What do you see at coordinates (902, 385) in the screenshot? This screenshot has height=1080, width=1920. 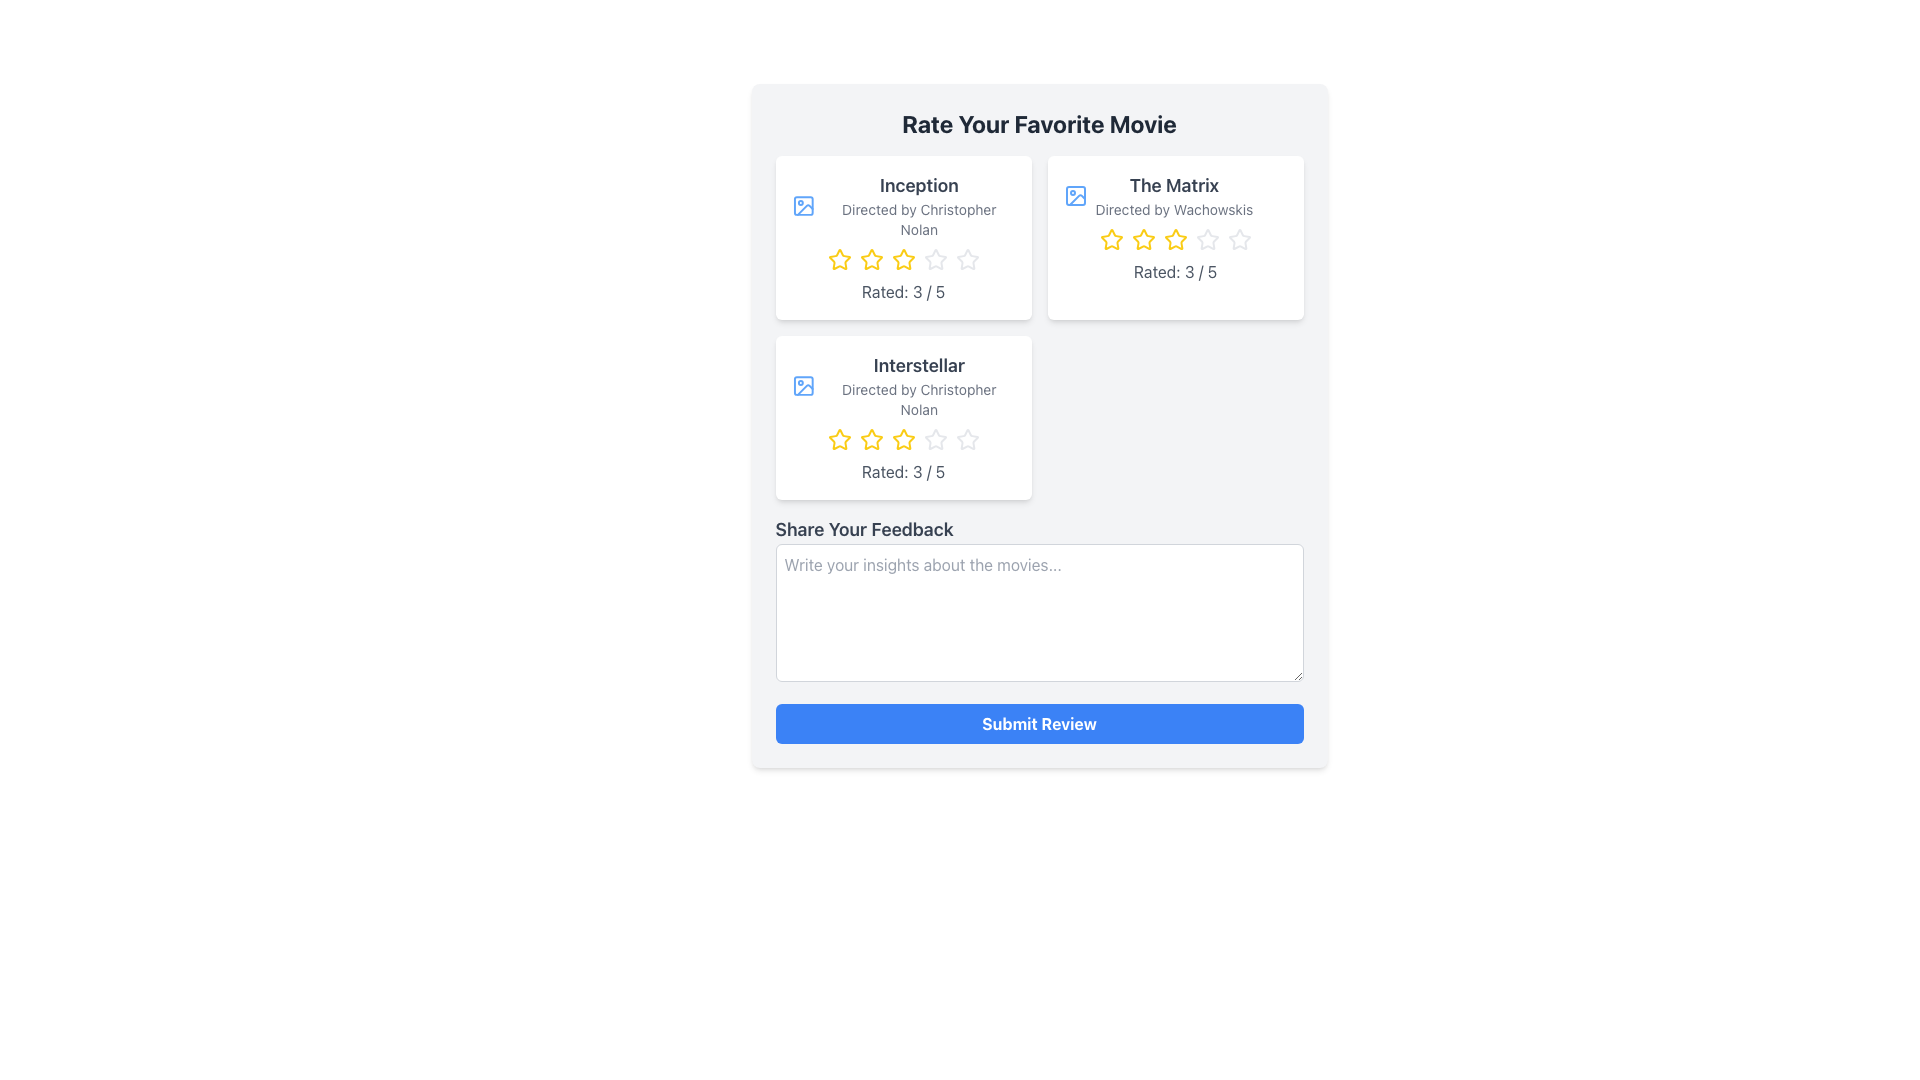 I see `the text block with icon that provides information about the movie 'Interstellar' in the movie rating interface, located in the third card of the grid, centered under 'Inception' and adjacent to 'The Matrix'` at bounding box center [902, 385].